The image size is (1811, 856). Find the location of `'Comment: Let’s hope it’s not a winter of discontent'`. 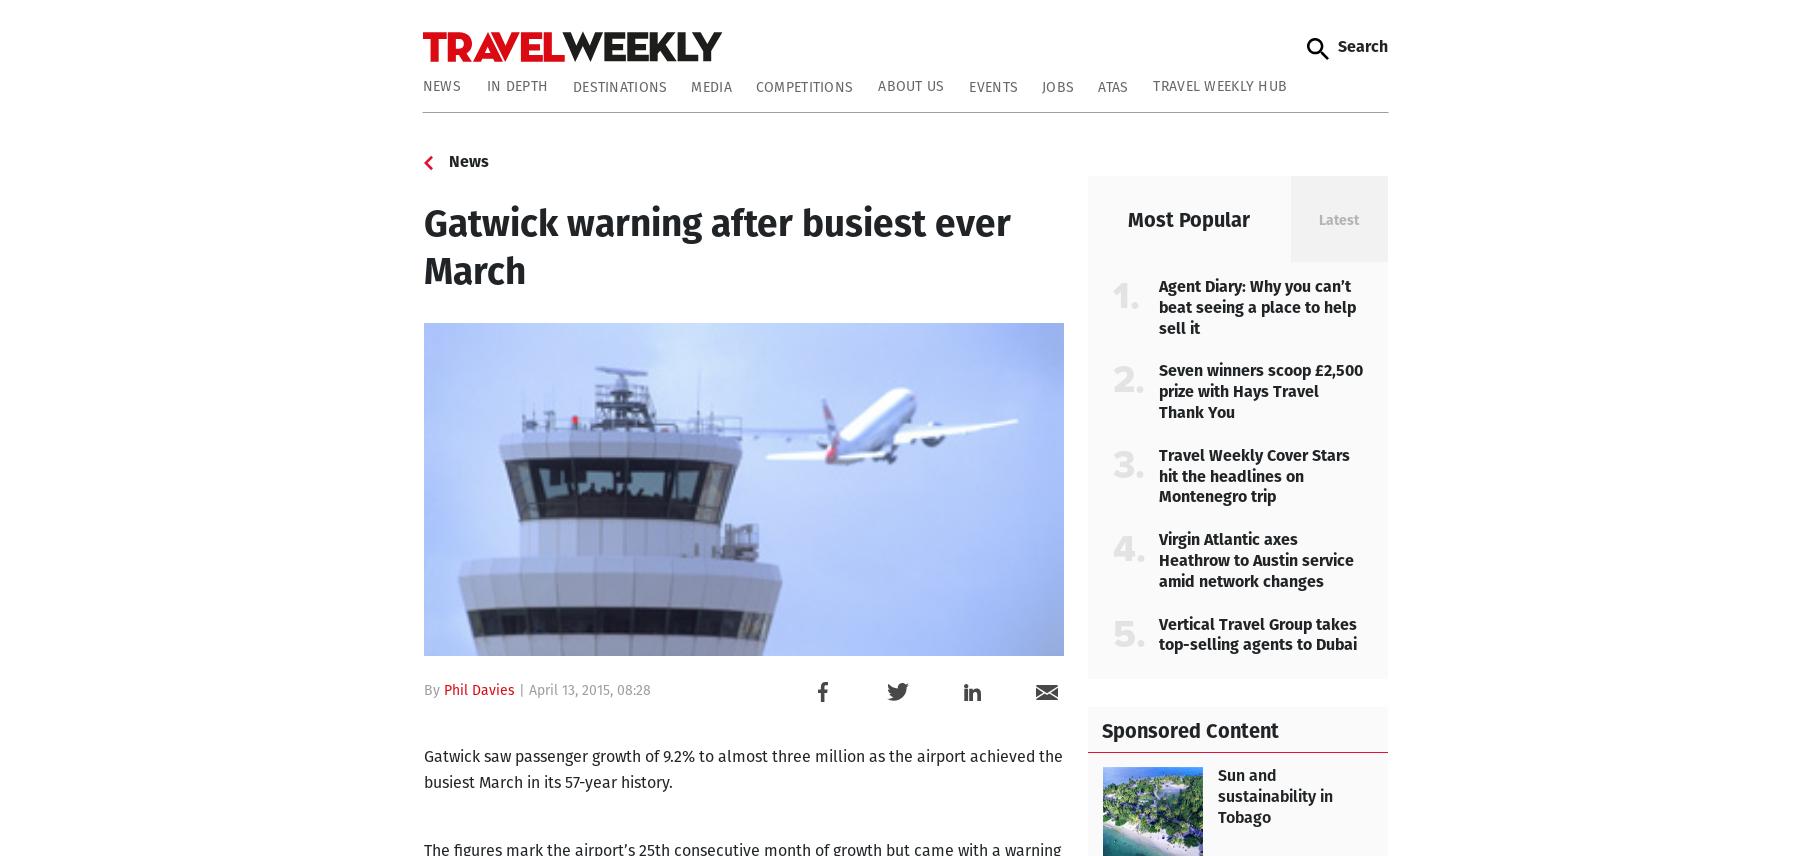

'Comment: Let’s hope it’s not a winter of discontent' is located at coordinates (622, 274).